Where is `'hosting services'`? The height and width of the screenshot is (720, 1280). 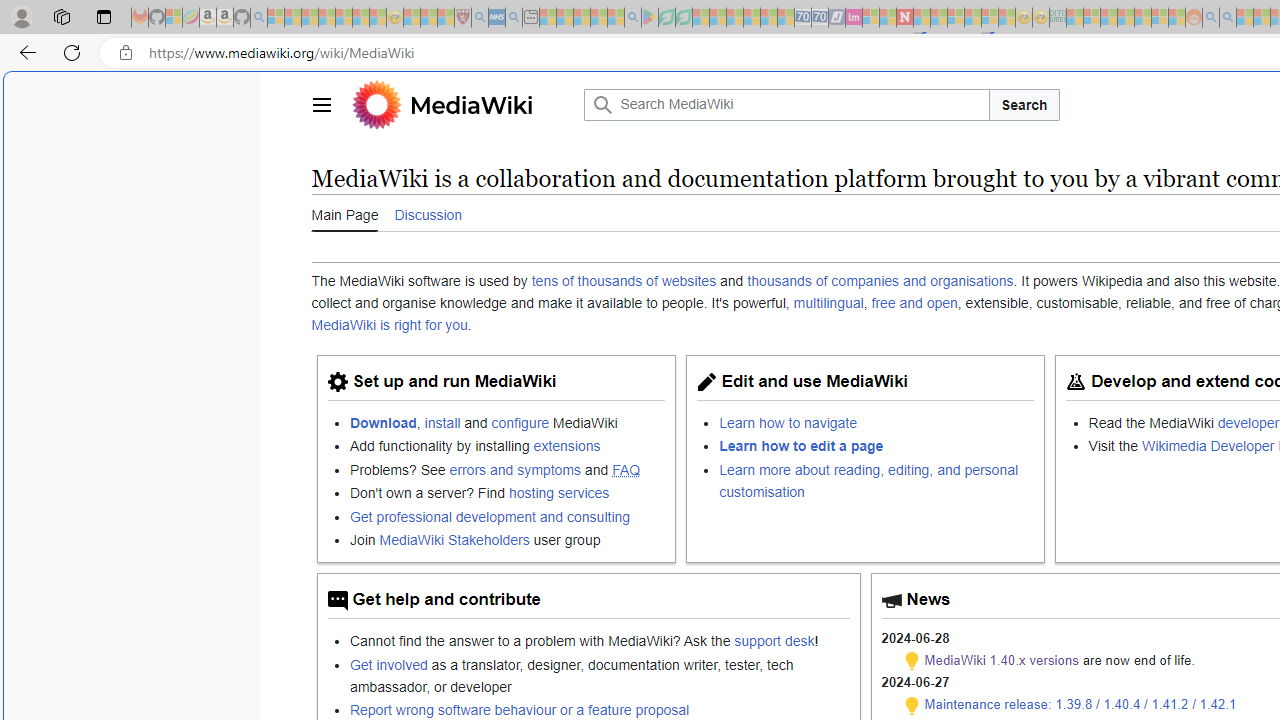
'hosting services' is located at coordinates (559, 493).